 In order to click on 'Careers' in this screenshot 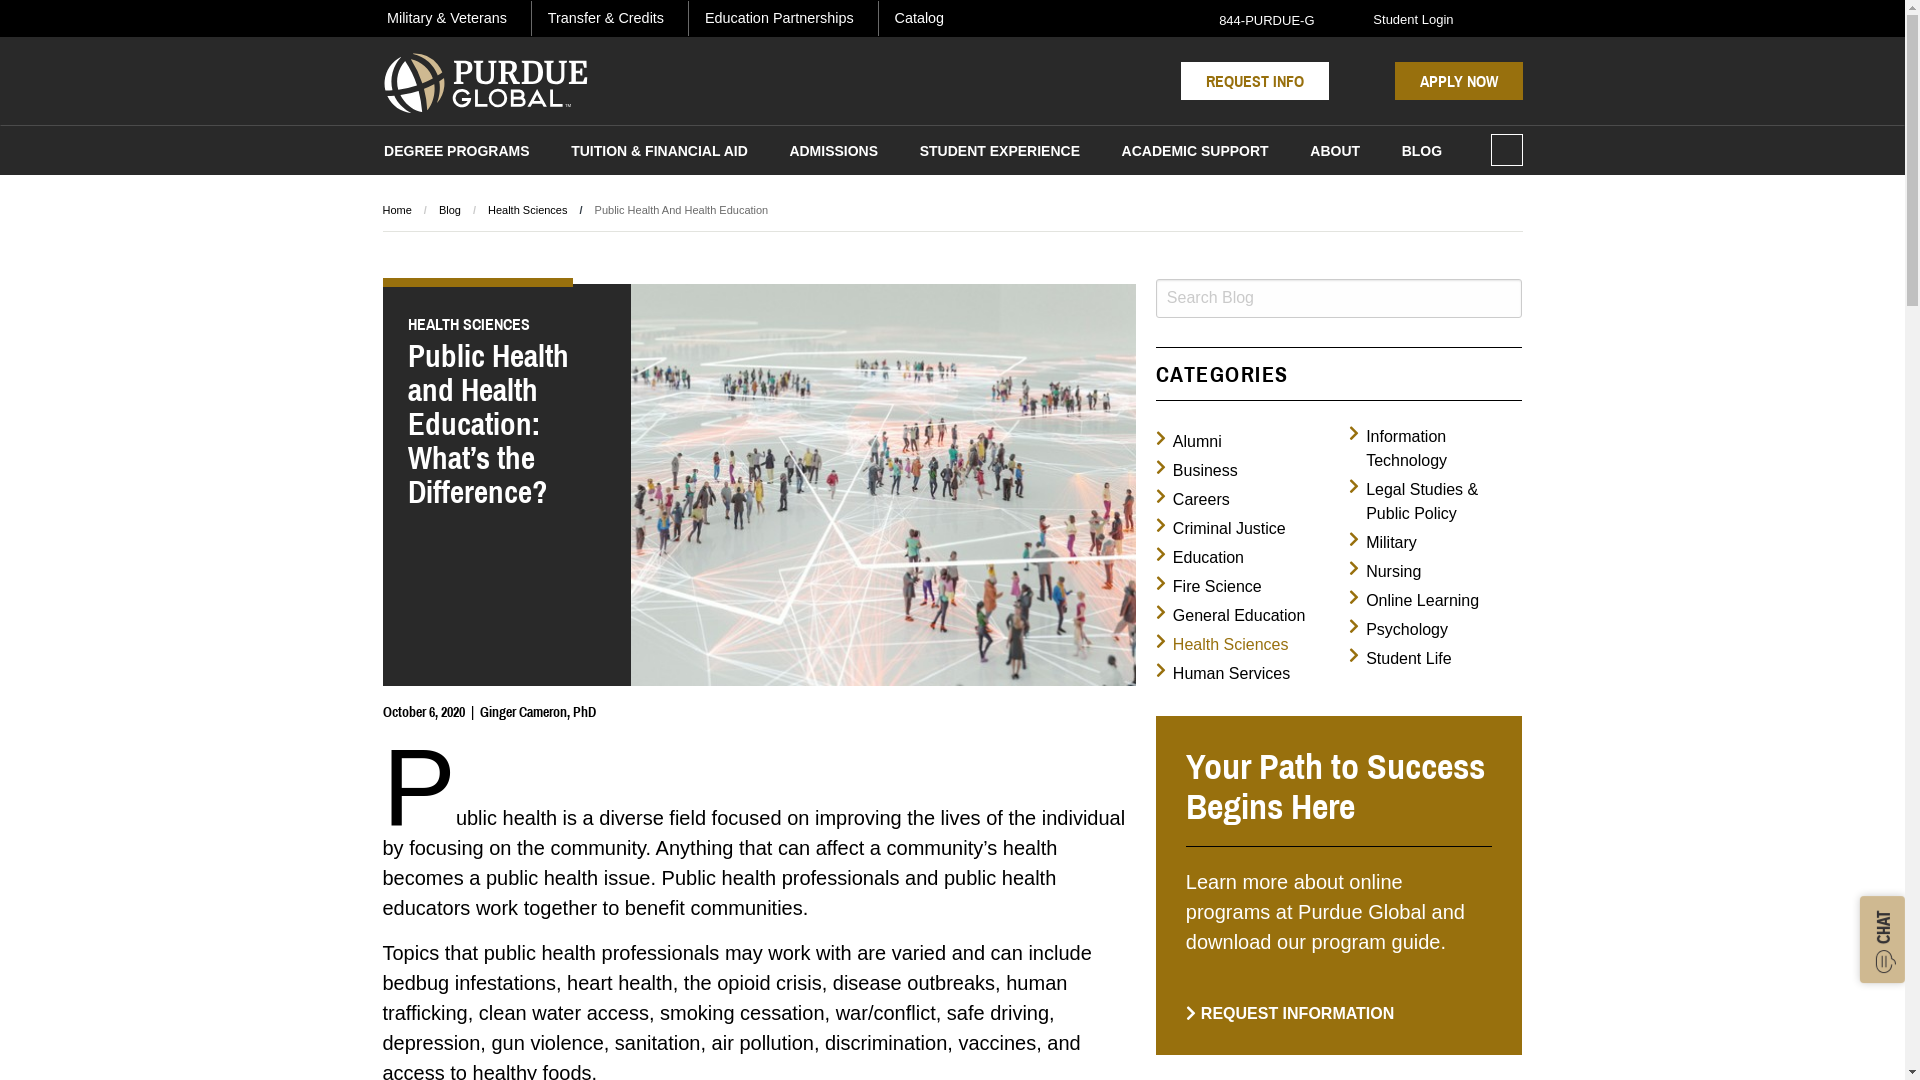, I will do `click(1193, 499)`.